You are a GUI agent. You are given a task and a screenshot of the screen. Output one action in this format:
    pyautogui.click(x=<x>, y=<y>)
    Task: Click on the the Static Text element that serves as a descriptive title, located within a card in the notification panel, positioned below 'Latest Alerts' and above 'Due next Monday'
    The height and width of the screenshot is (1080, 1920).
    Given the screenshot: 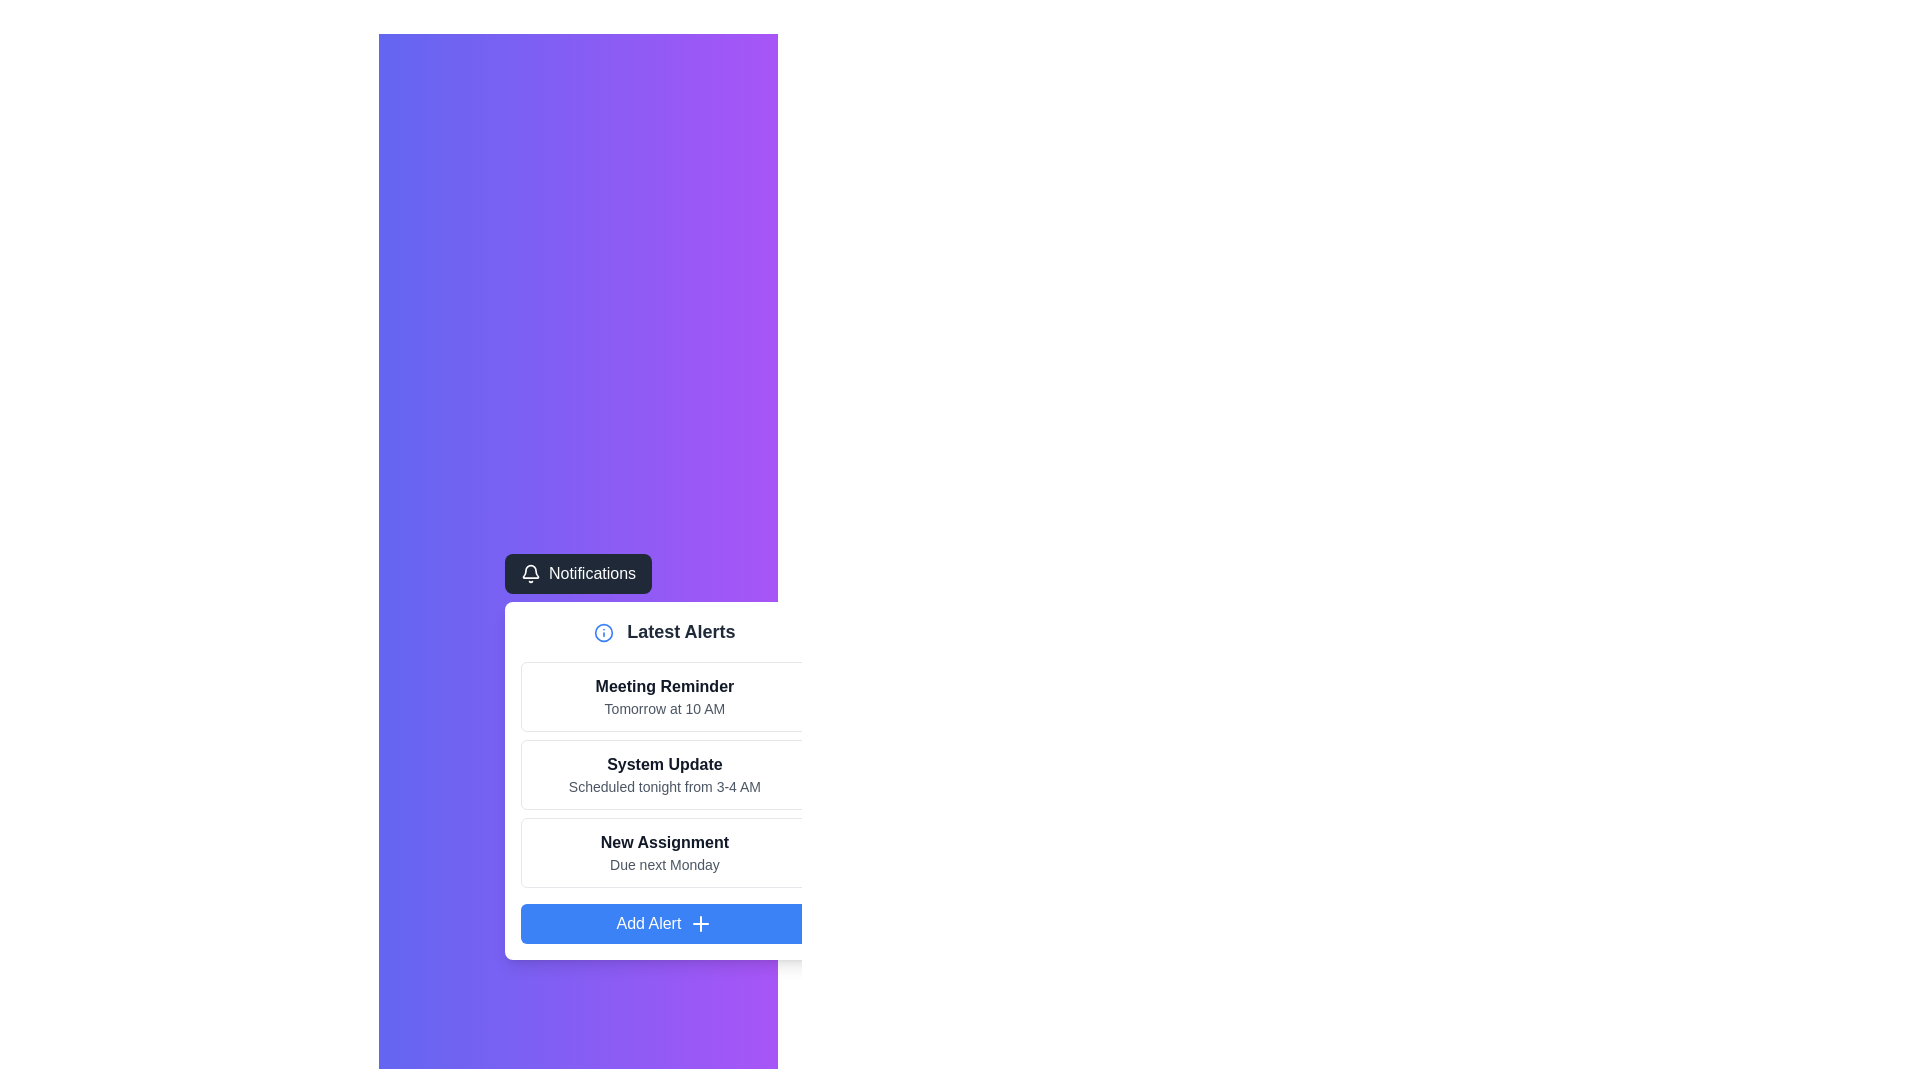 What is the action you would take?
    pyautogui.click(x=664, y=843)
    